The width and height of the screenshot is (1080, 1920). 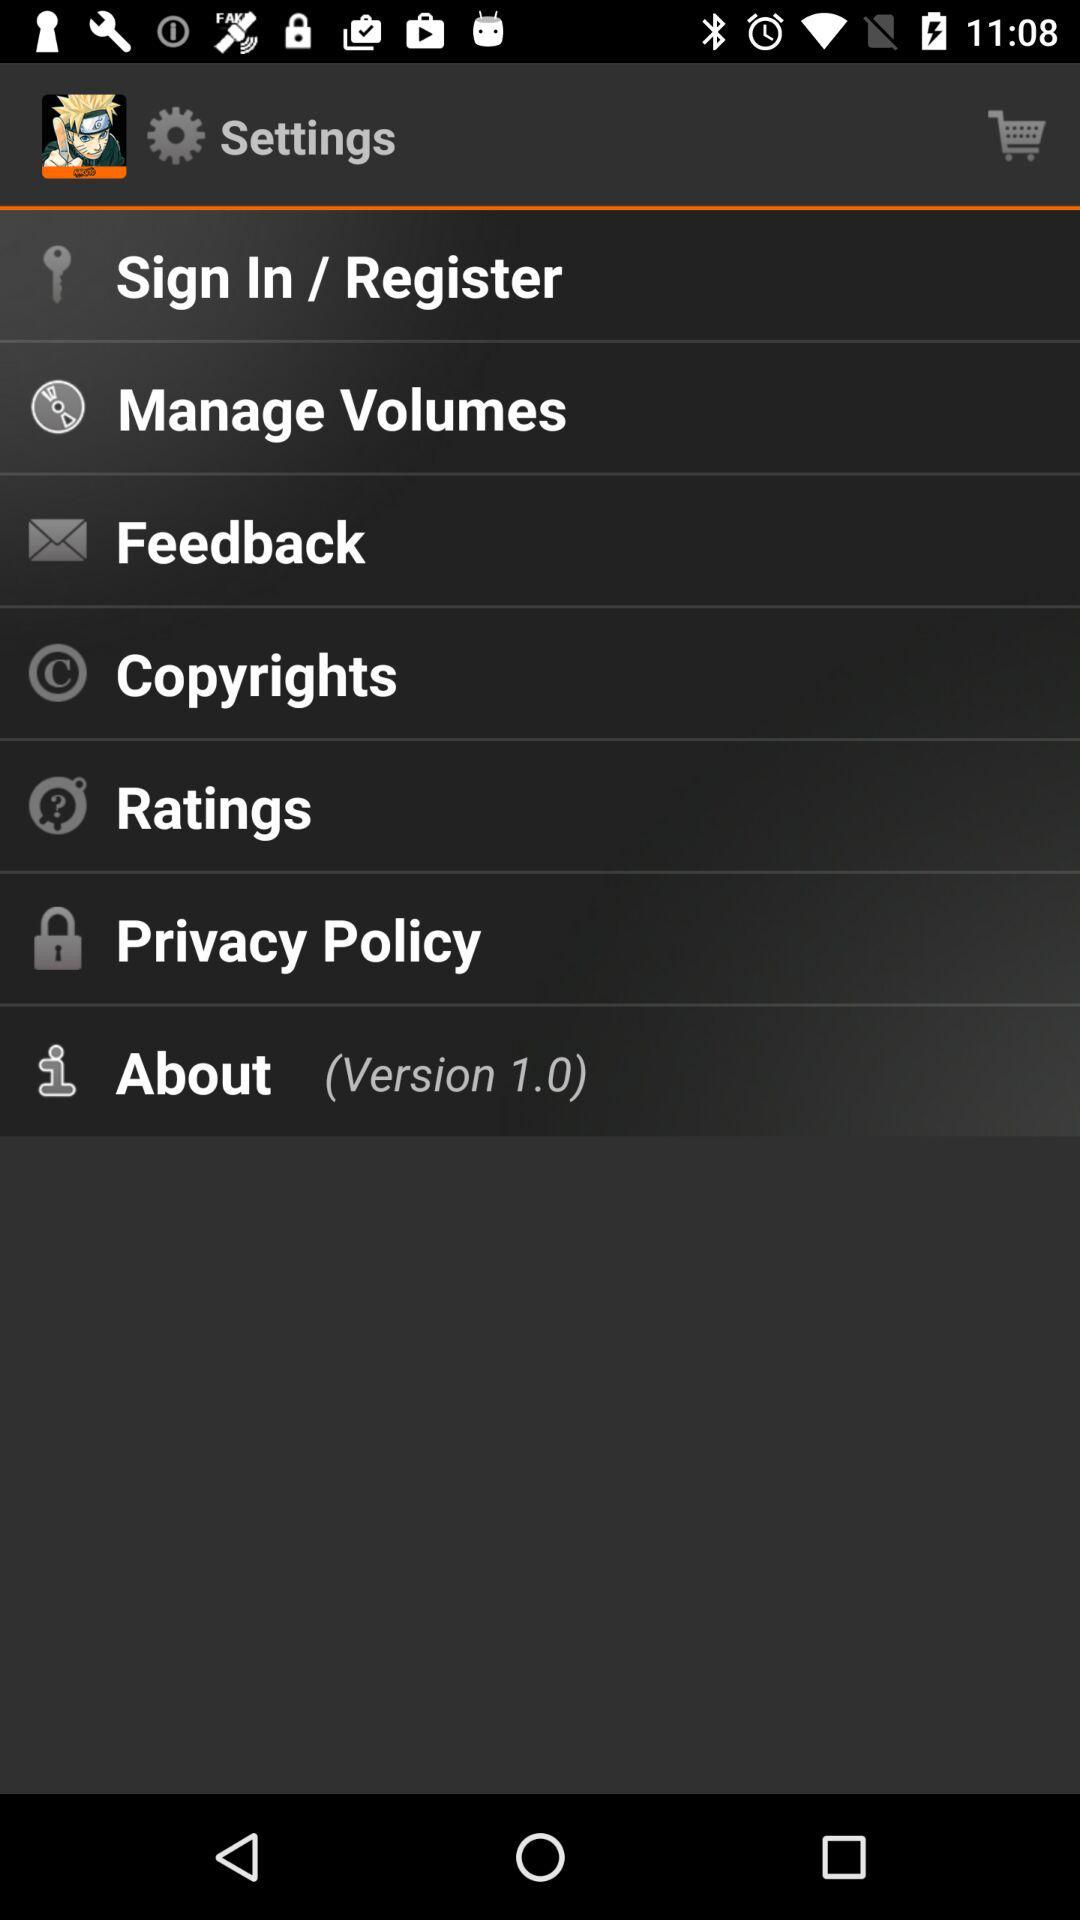 What do you see at coordinates (193, 1070) in the screenshot?
I see `the icon next to (version 1.0)` at bounding box center [193, 1070].